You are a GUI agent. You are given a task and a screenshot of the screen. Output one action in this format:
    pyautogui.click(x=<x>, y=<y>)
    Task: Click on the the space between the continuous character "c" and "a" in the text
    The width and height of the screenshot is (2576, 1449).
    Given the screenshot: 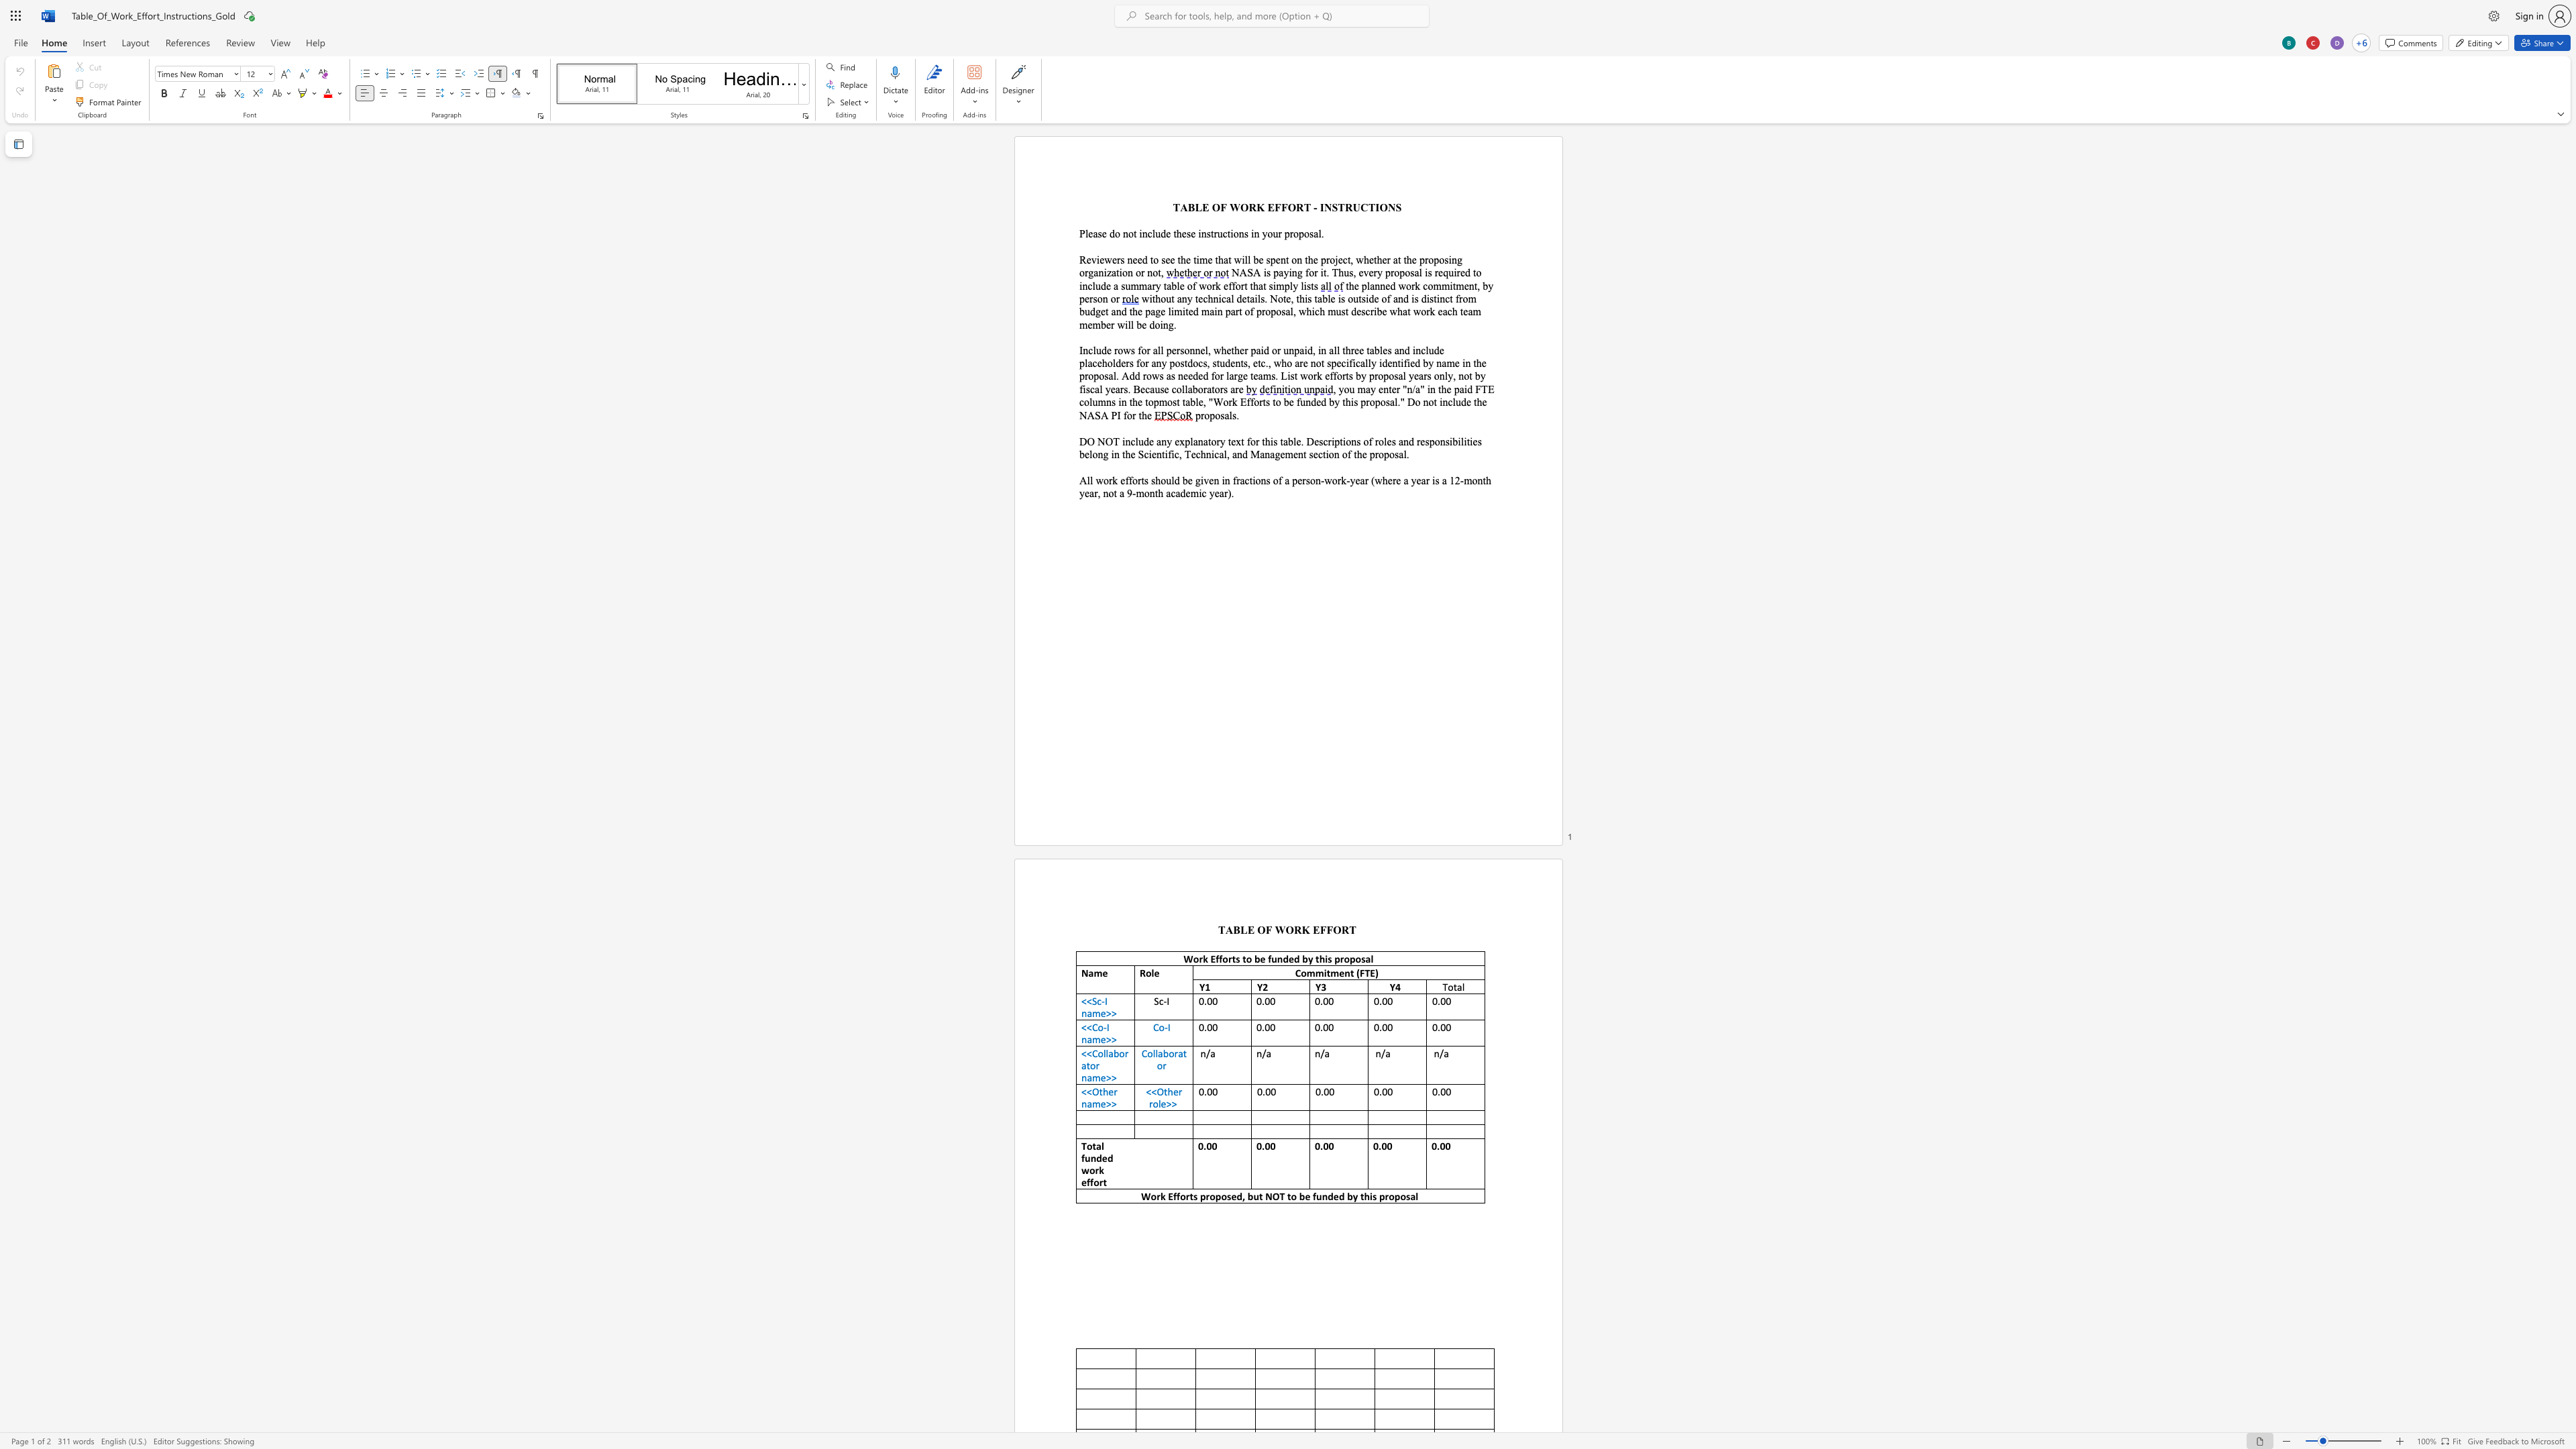 What is the action you would take?
    pyautogui.click(x=1358, y=362)
    